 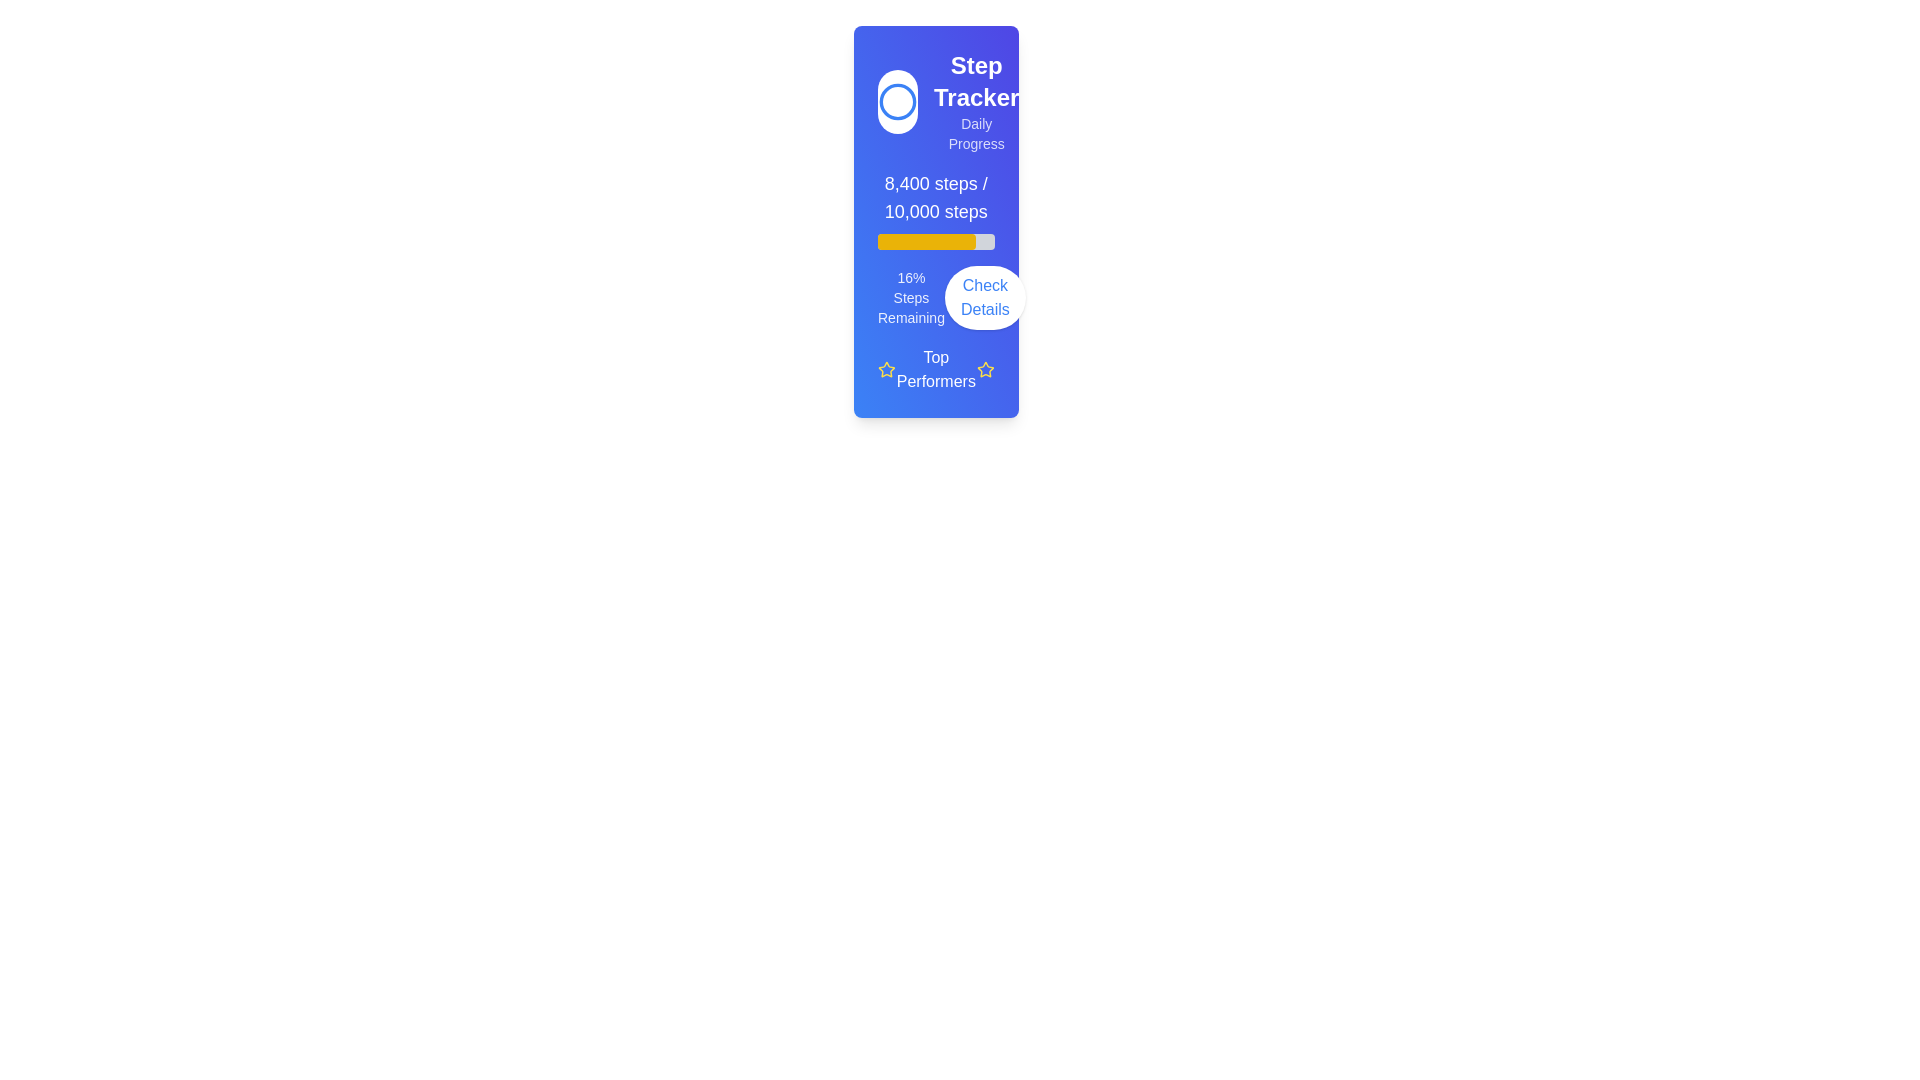 What do you see at coordinates (925, 241) in the screenshot?
I see `the progress bar, which is located horizontally below the step count text and above the 'Check Details' button` at bounding box center [925, 241].